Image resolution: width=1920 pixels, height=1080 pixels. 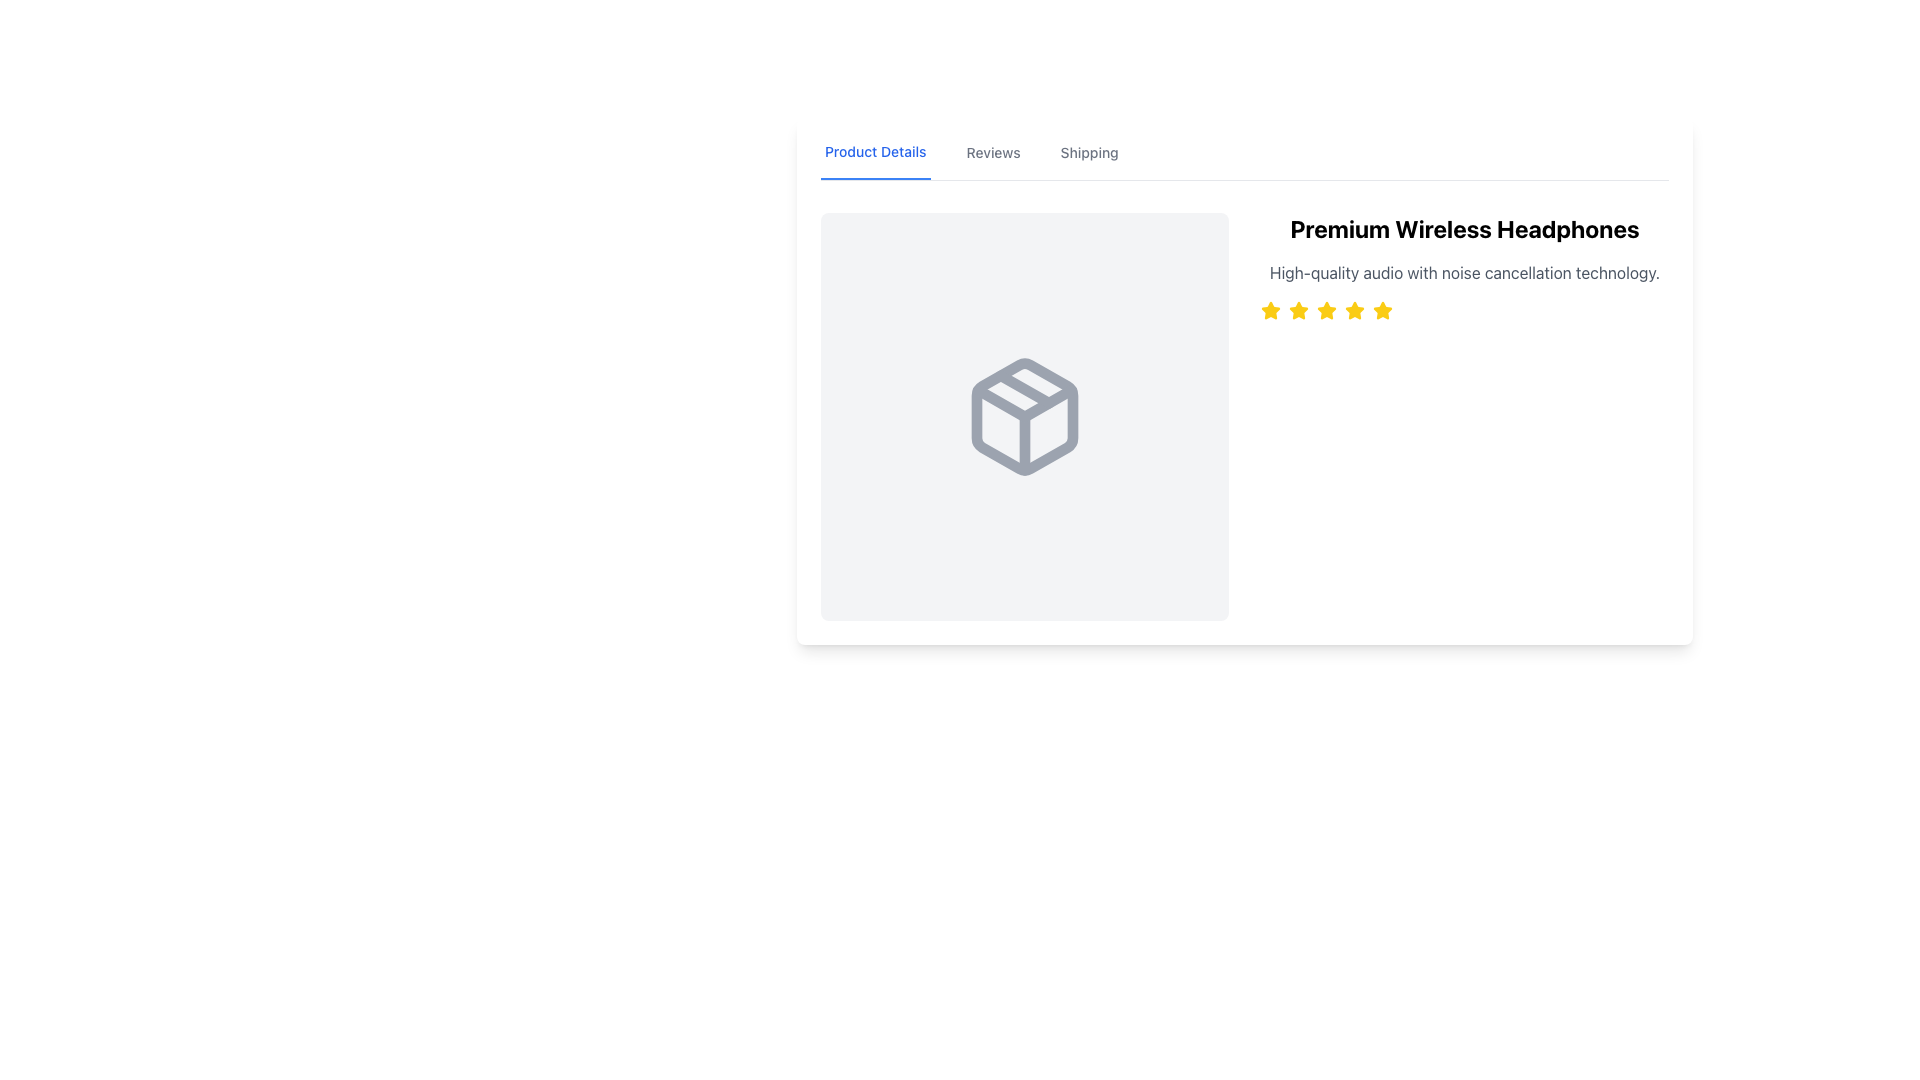 I want to click on the 'Shipping' tab in the navigation bar located at the top of the product details section to check shipping information, so click(x=1243, y=160).